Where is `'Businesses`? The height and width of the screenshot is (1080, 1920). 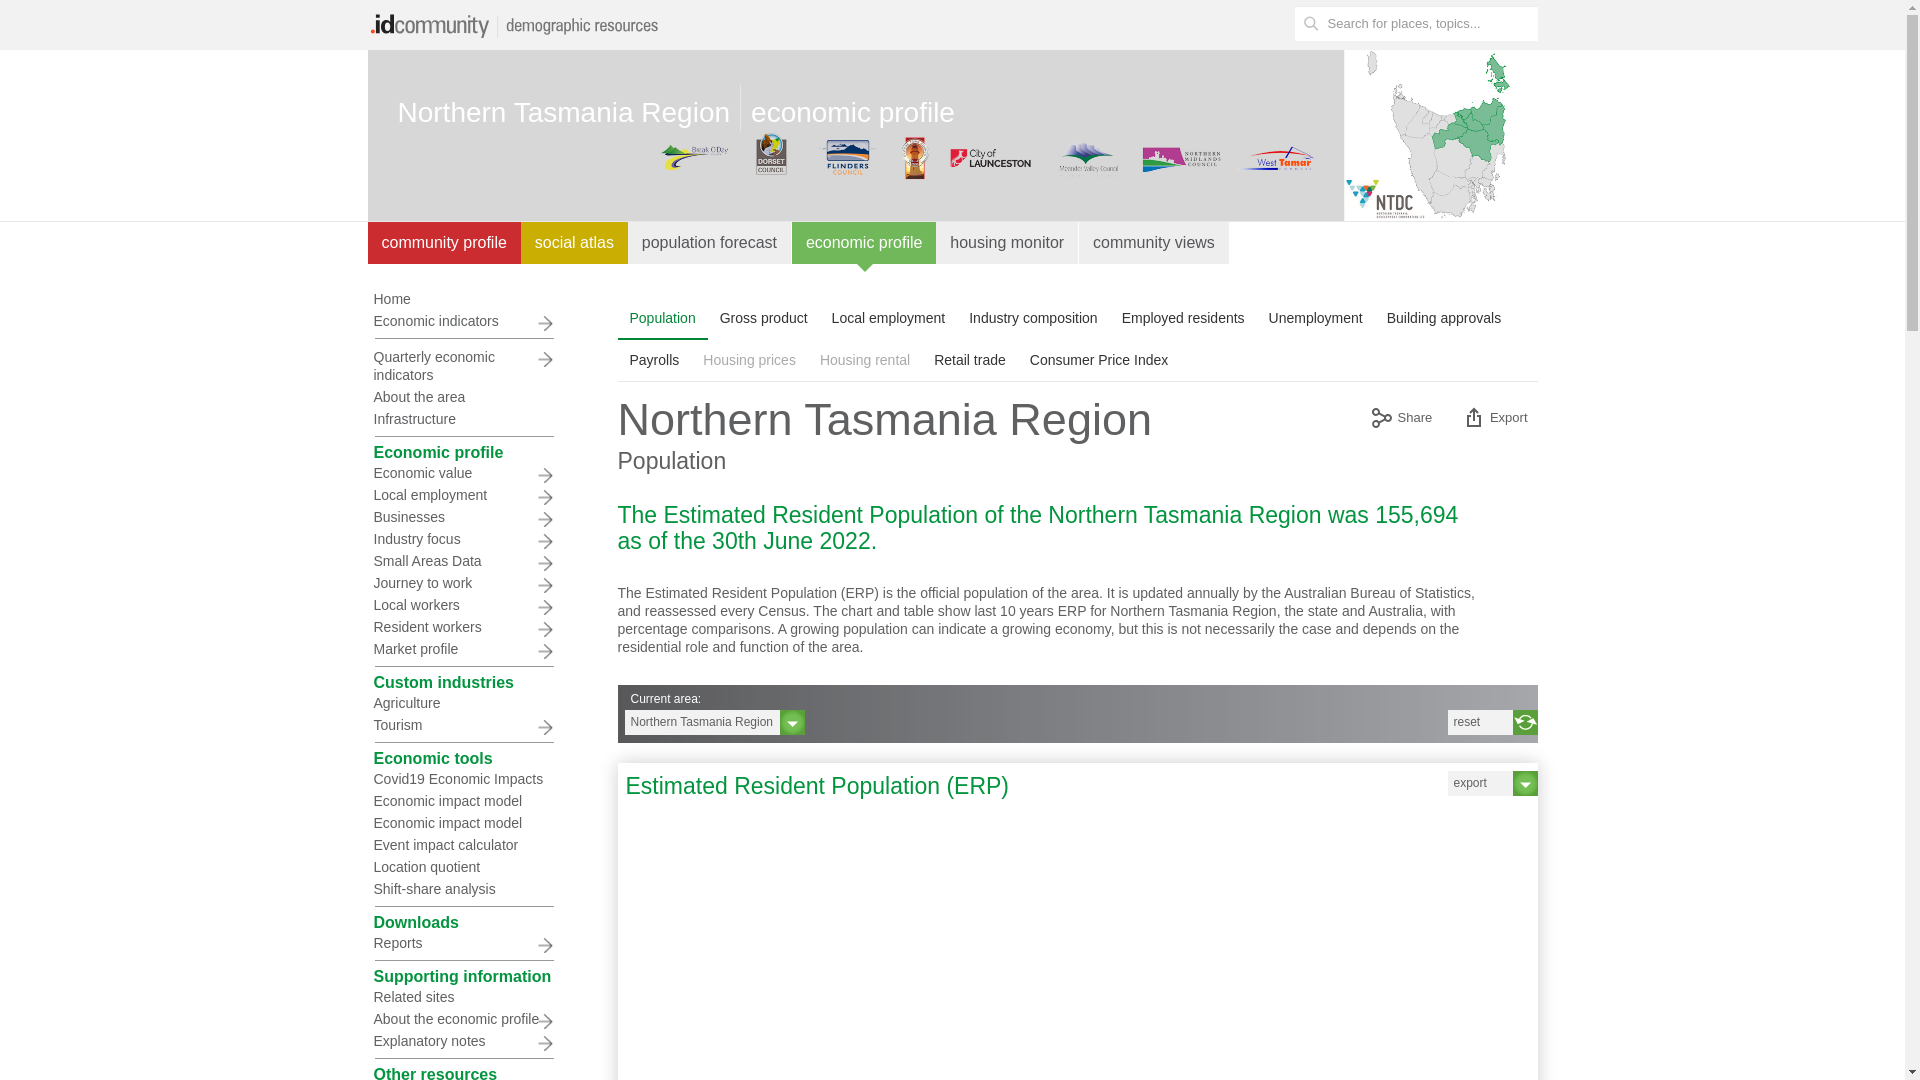
'Businesses is located at coordinates (461, 515).